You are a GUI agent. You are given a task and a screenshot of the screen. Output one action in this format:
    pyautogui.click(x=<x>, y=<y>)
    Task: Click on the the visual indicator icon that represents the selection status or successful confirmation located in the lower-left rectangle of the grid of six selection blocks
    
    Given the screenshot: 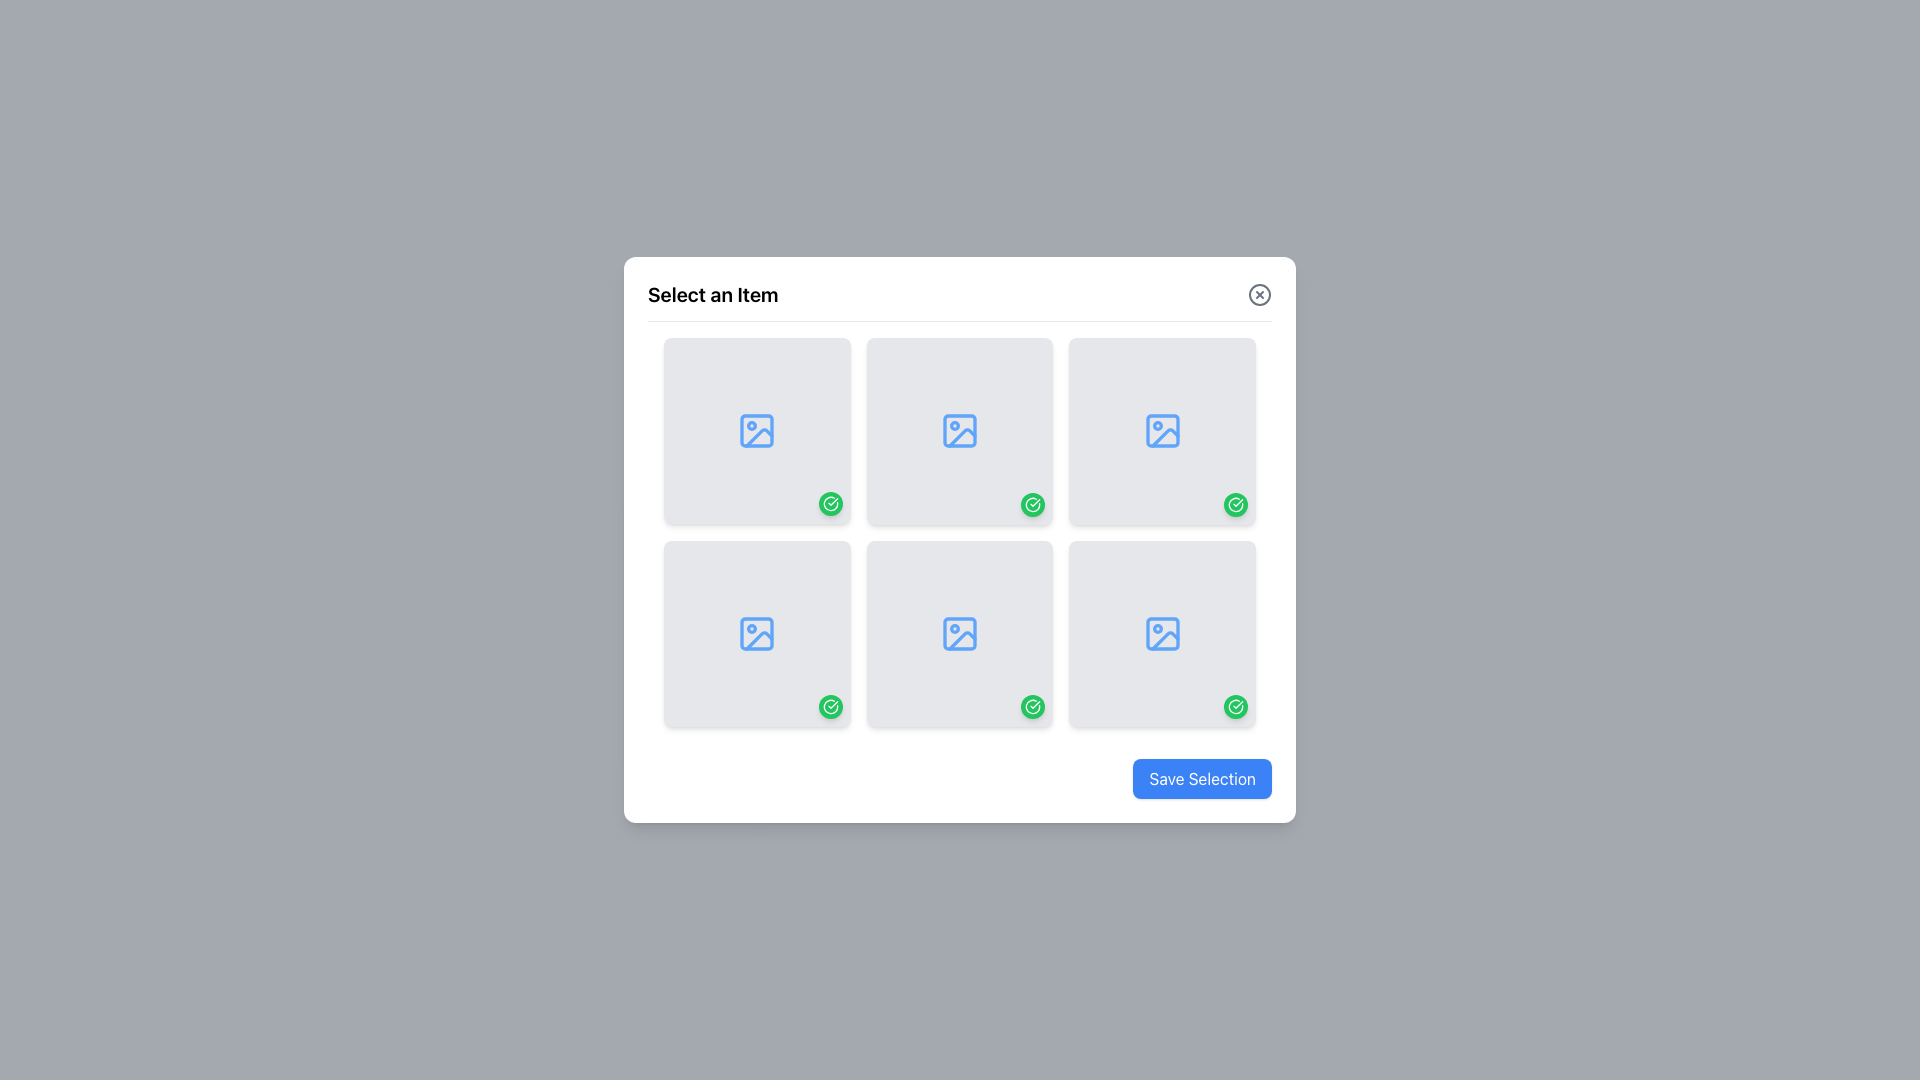 What is the action you would take?
    pyautogui.click(x=830, y=503)
    